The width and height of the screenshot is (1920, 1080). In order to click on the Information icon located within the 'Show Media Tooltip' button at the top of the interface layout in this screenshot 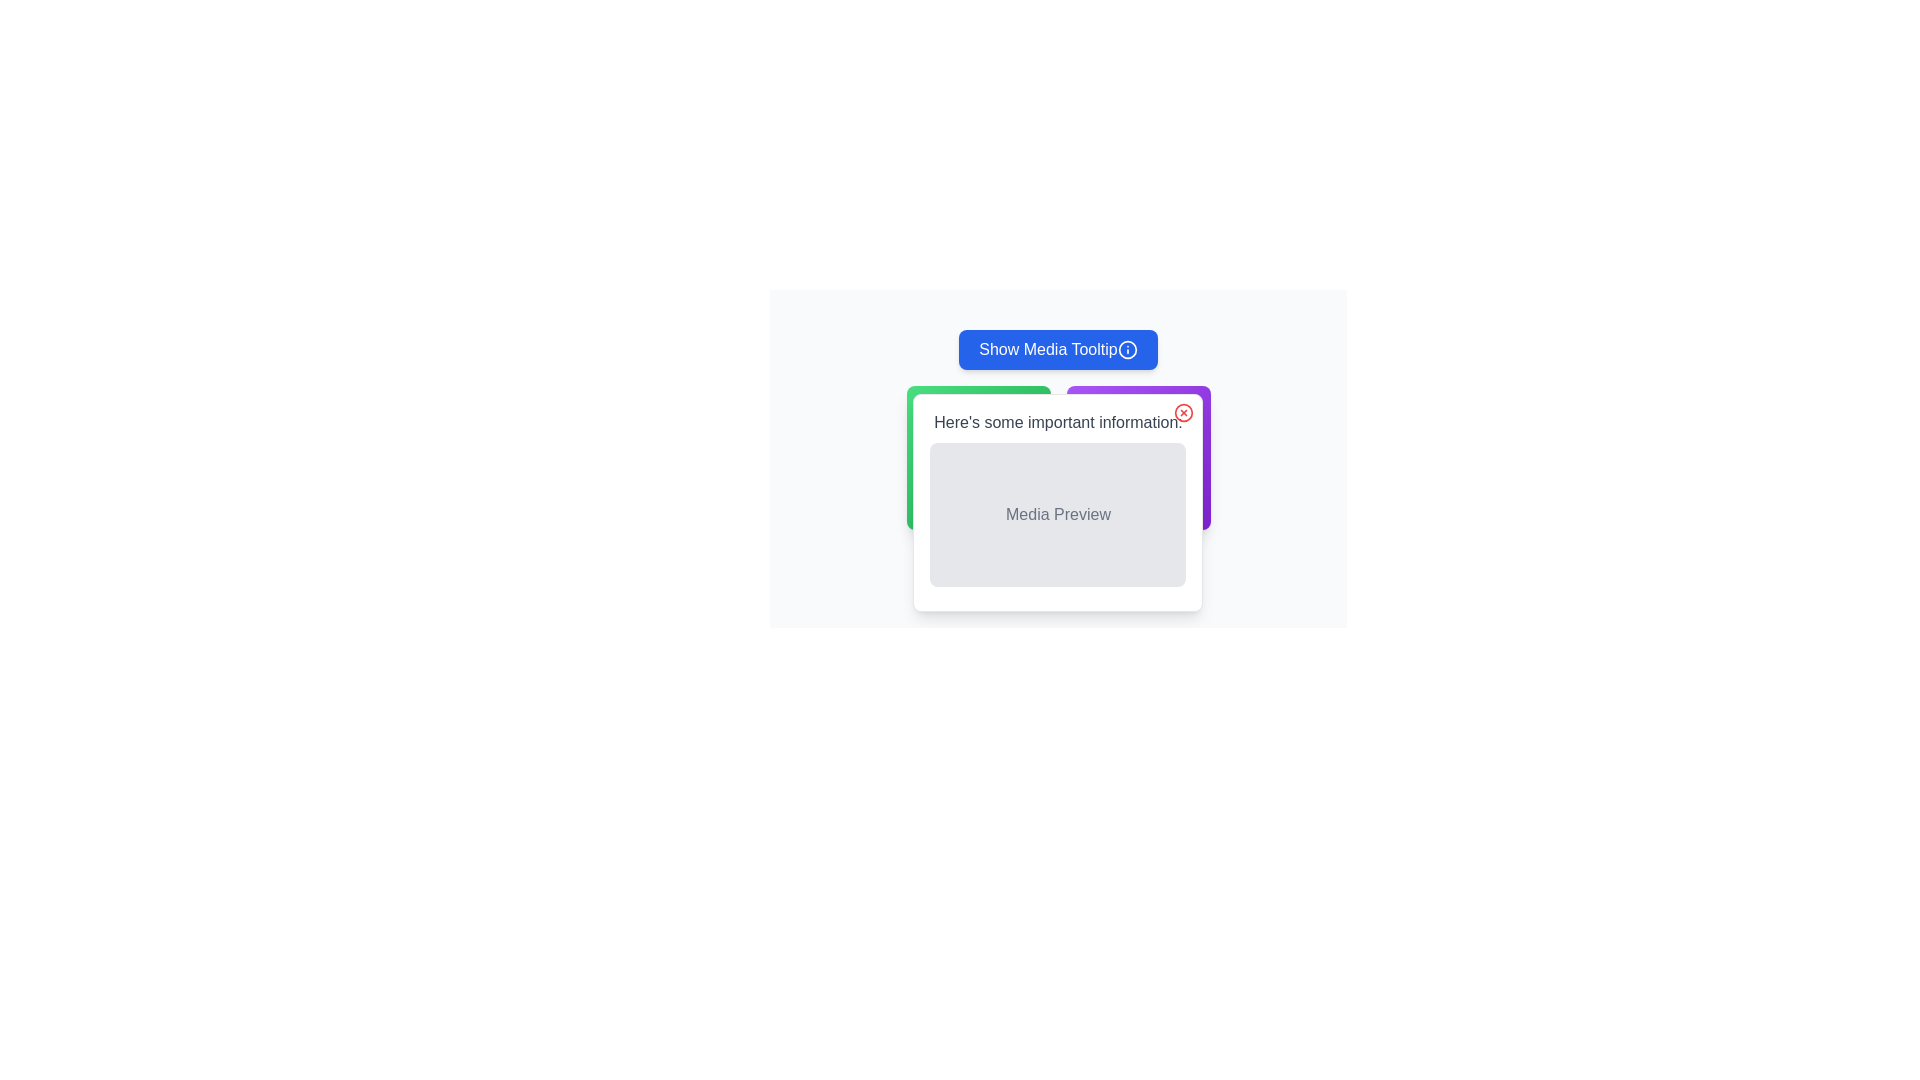, I will do `click(1127, 349)`.